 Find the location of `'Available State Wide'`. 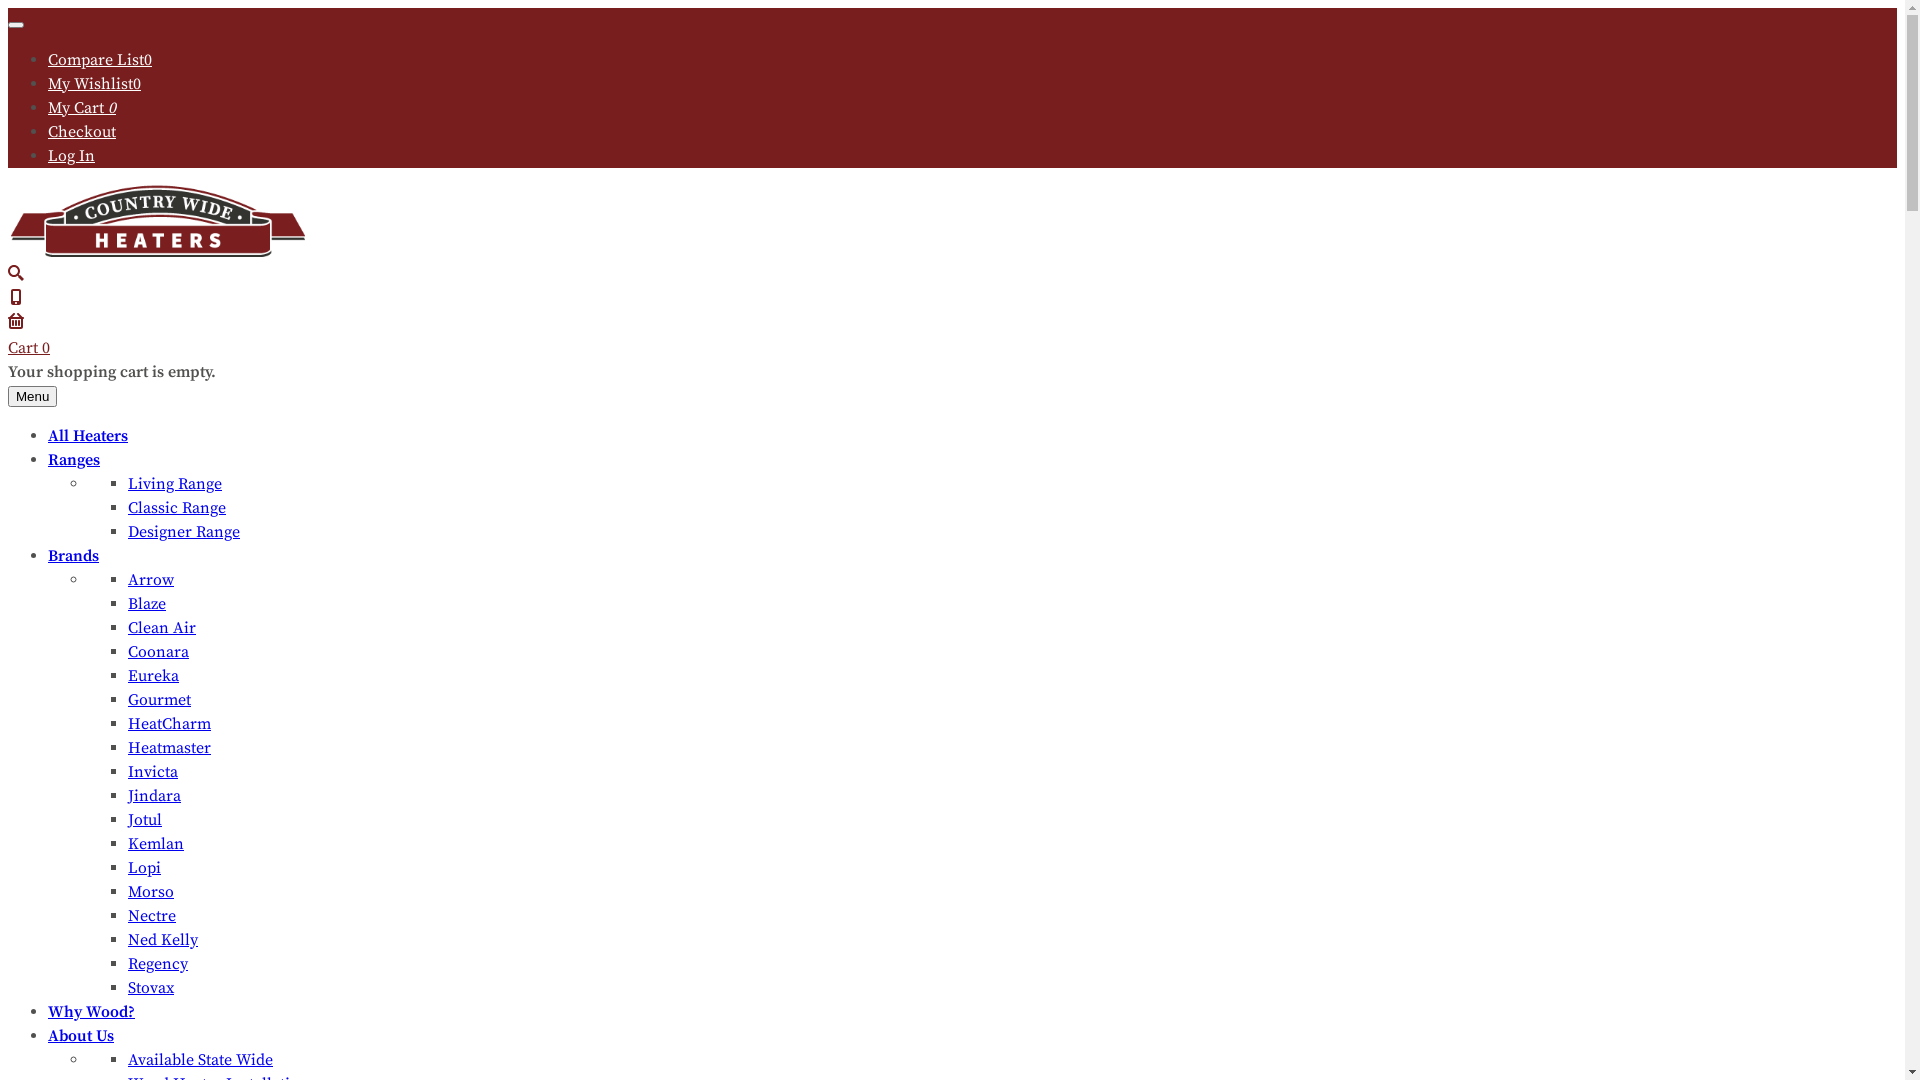

'Available State Wide' is located at coordinates (200, 1059).